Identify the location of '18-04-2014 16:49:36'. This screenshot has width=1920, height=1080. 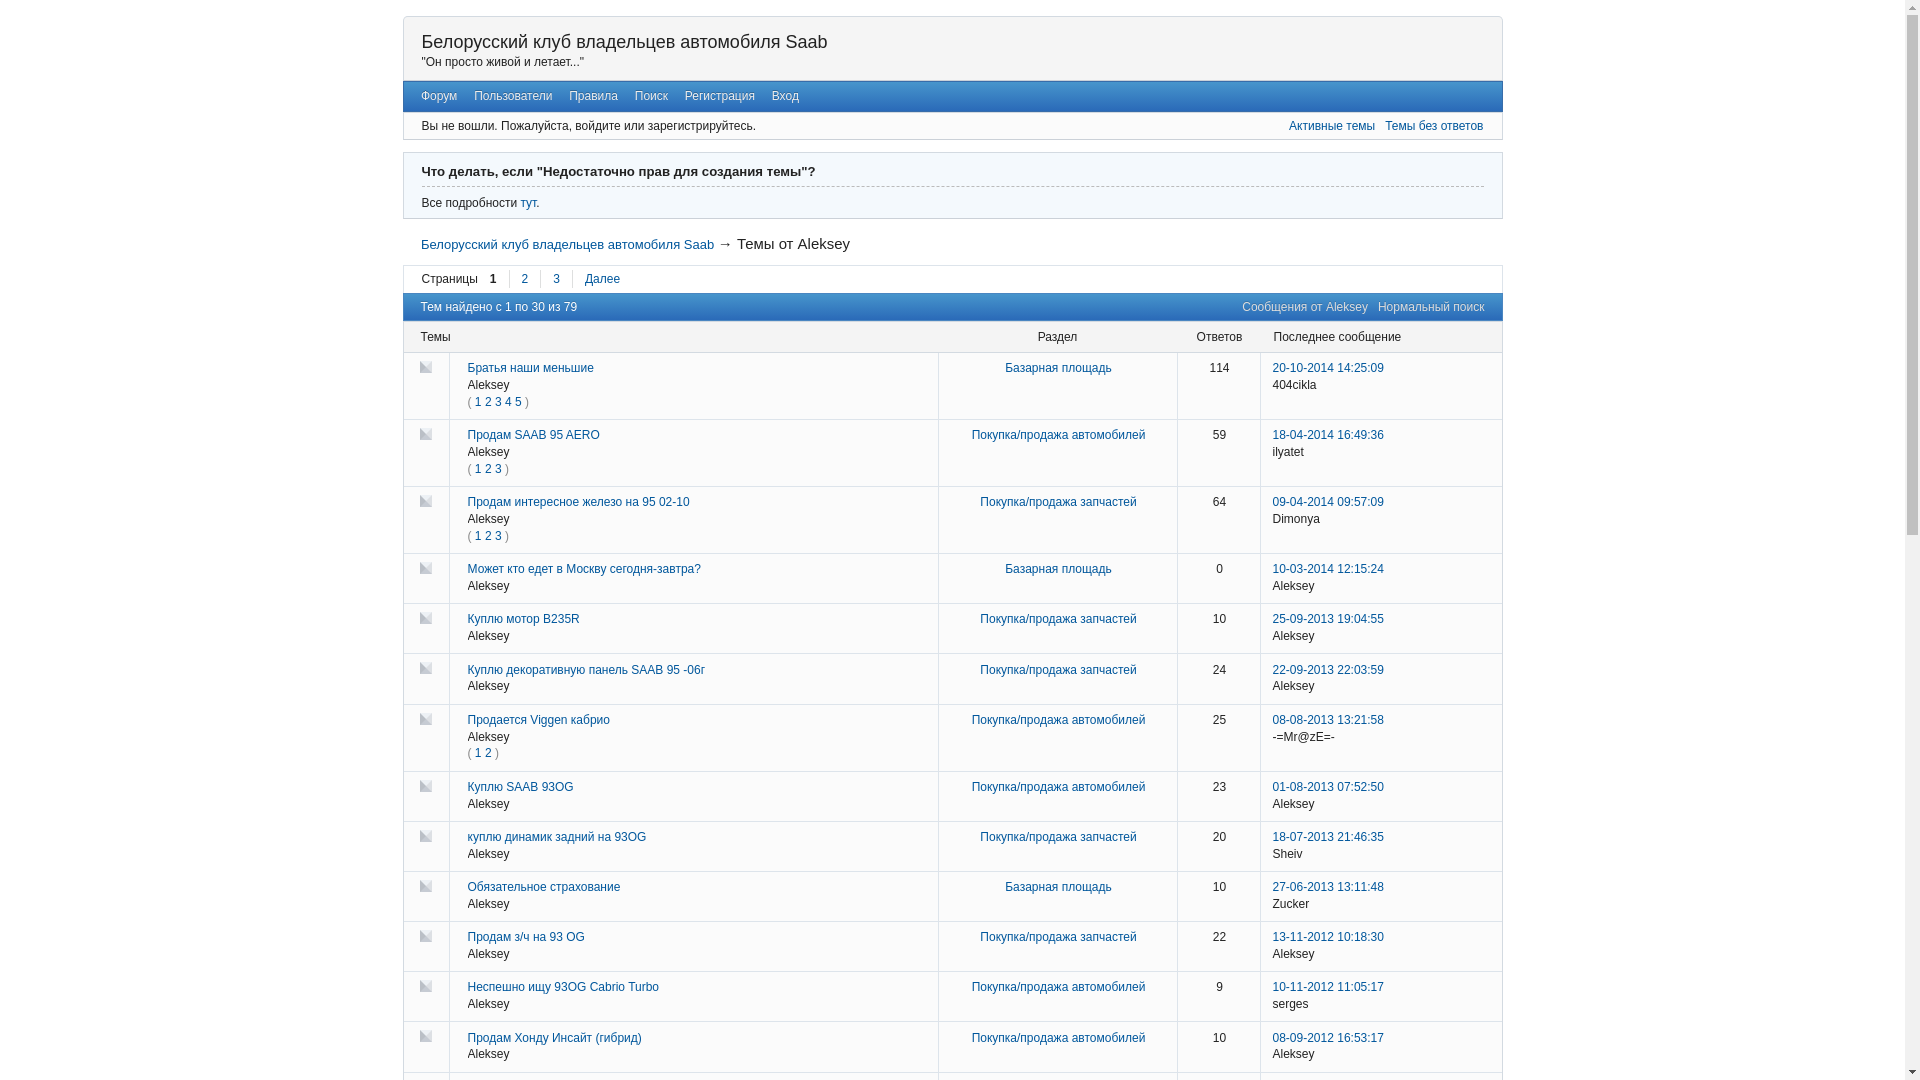
(1327, 434).